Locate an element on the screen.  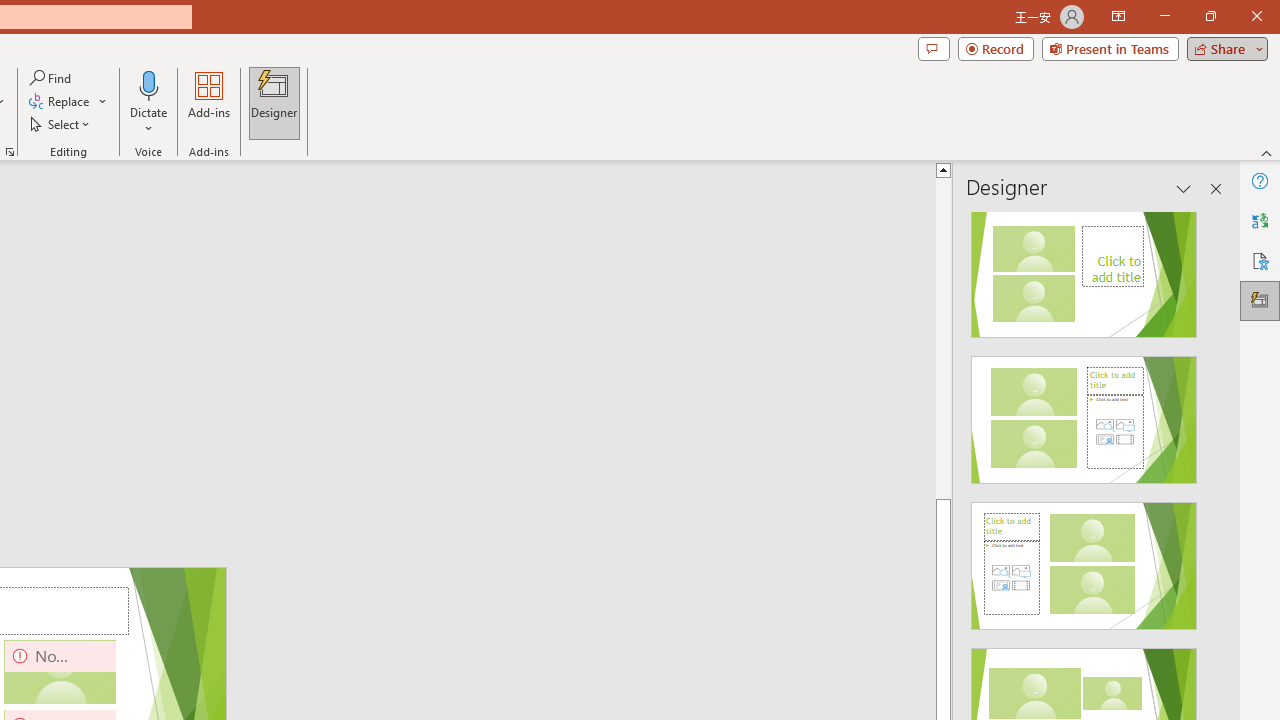
'Camera 5, No camera detected.' is located at coordinates (60, 672).